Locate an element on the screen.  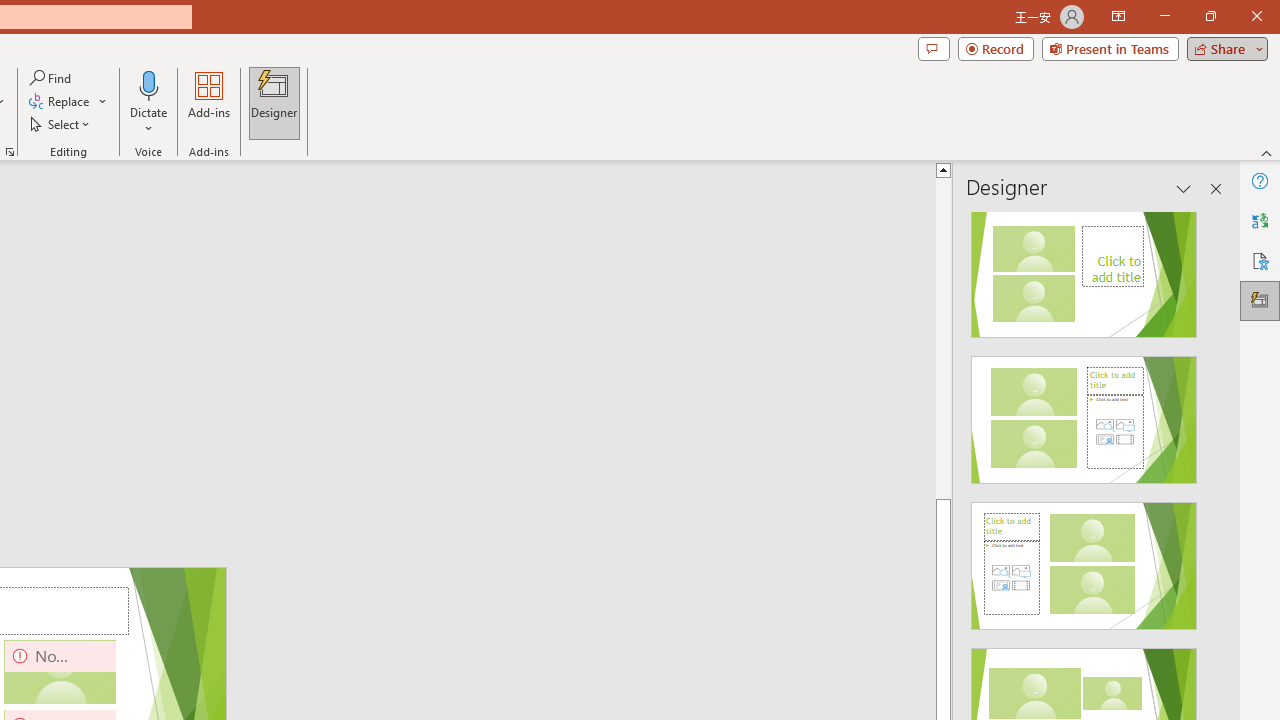
'Camera 5, No camera detected.' is located at coordinates (60, 672).